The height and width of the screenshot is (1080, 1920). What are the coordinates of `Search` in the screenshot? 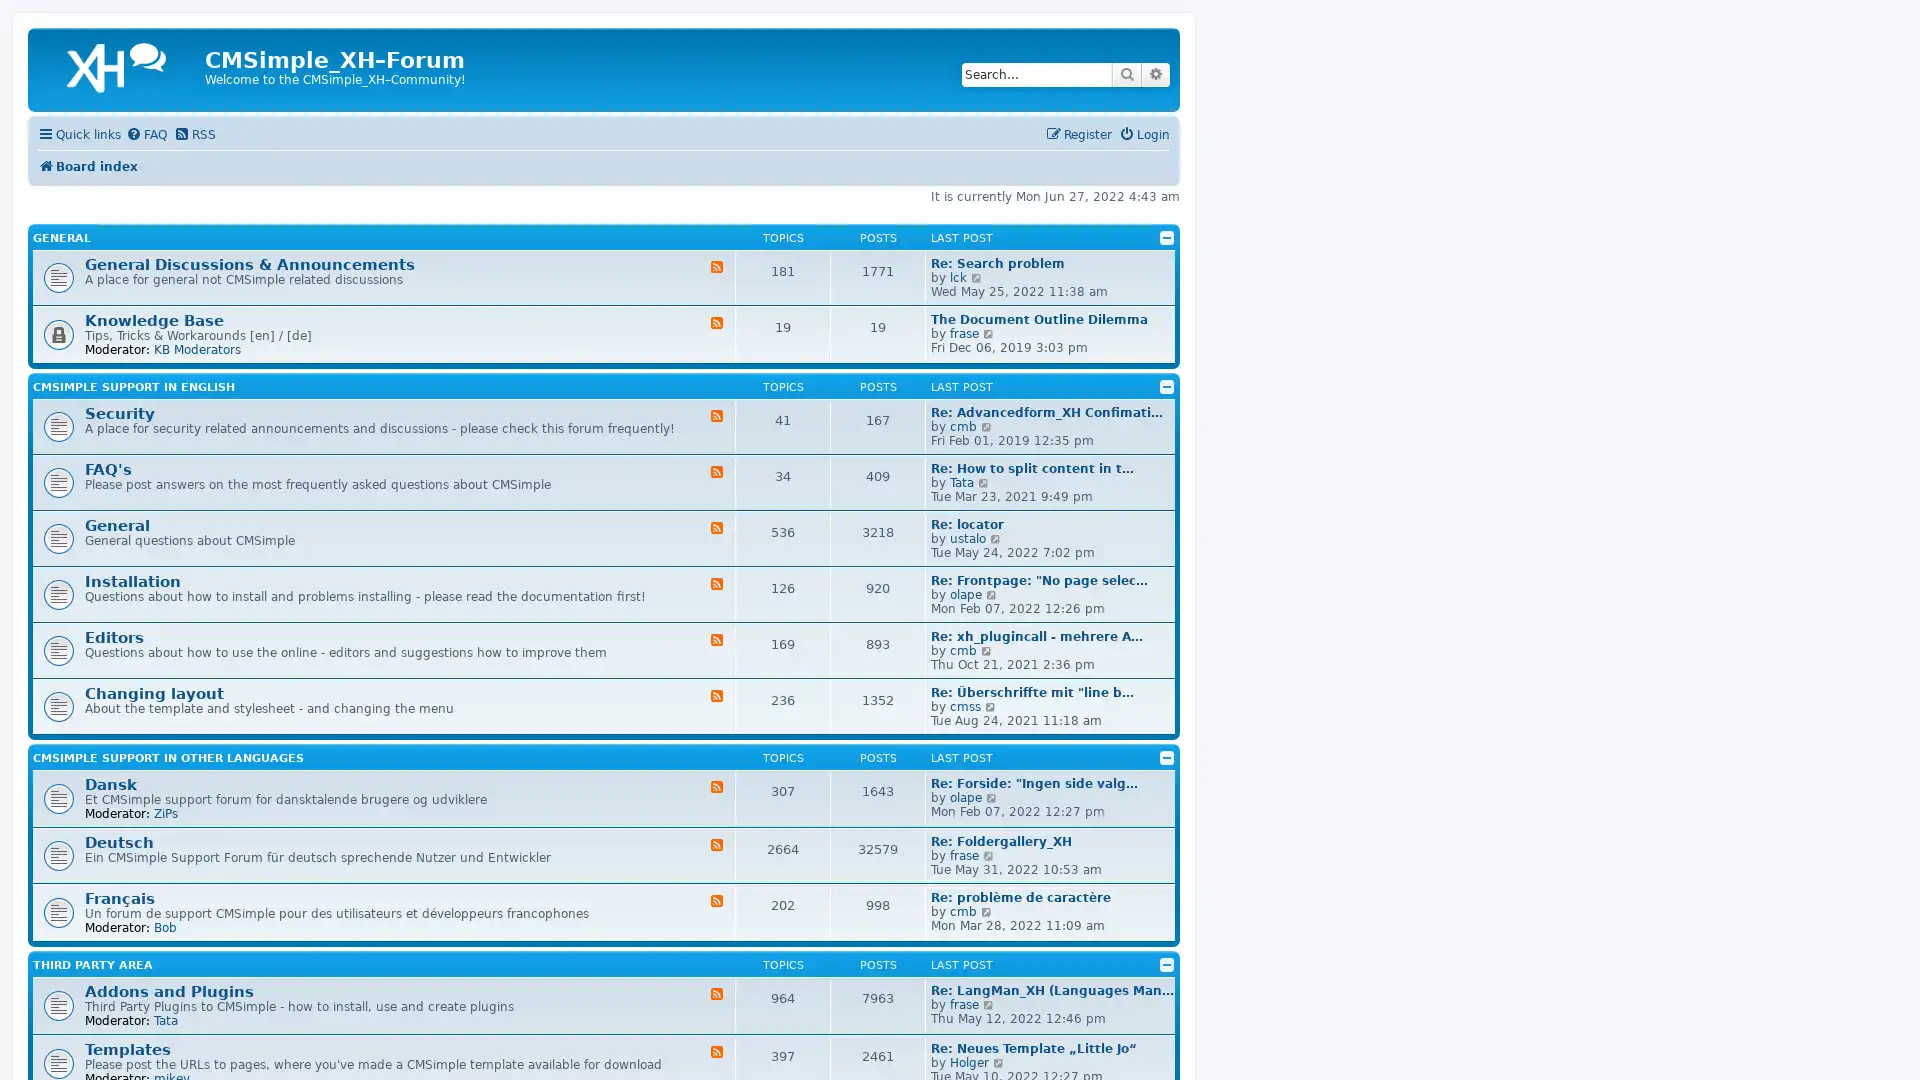 It's located at (1127, 73).